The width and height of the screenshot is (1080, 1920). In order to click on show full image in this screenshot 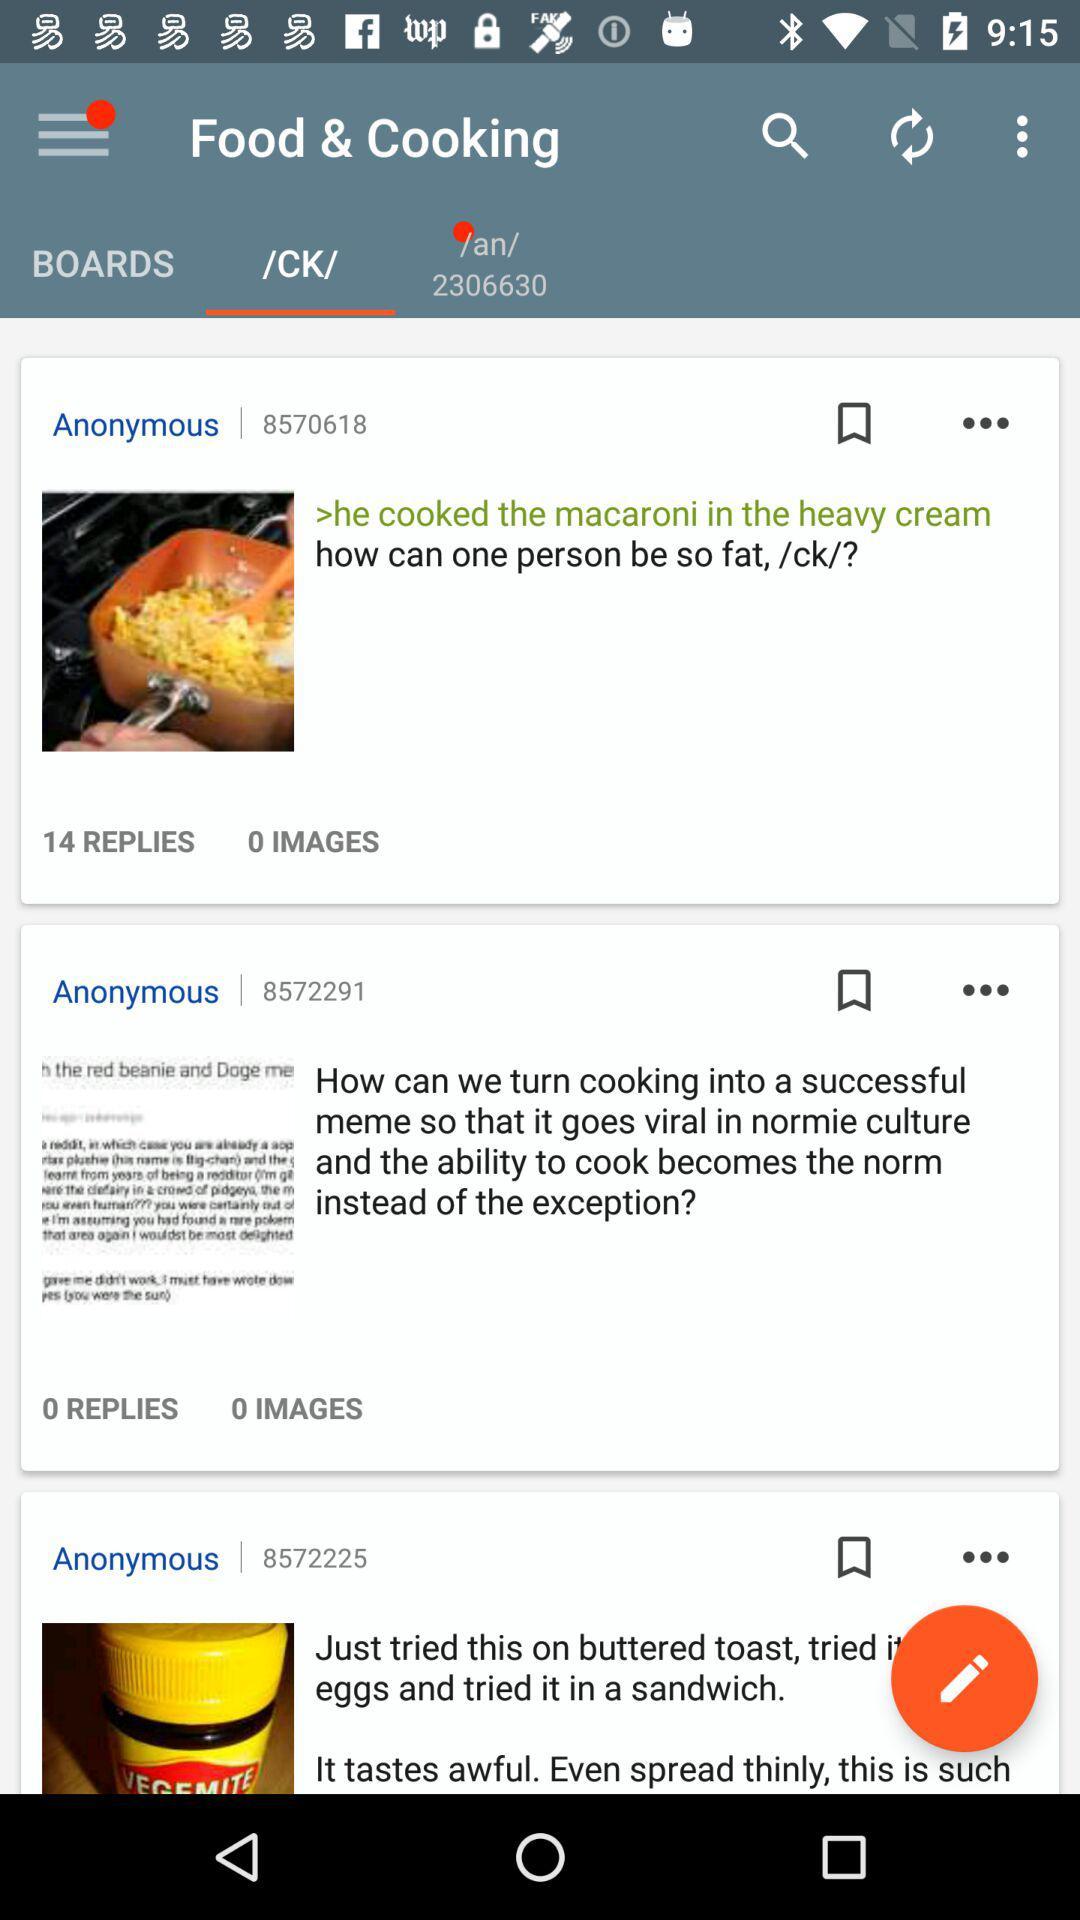, I will do `click(161, 619)`.